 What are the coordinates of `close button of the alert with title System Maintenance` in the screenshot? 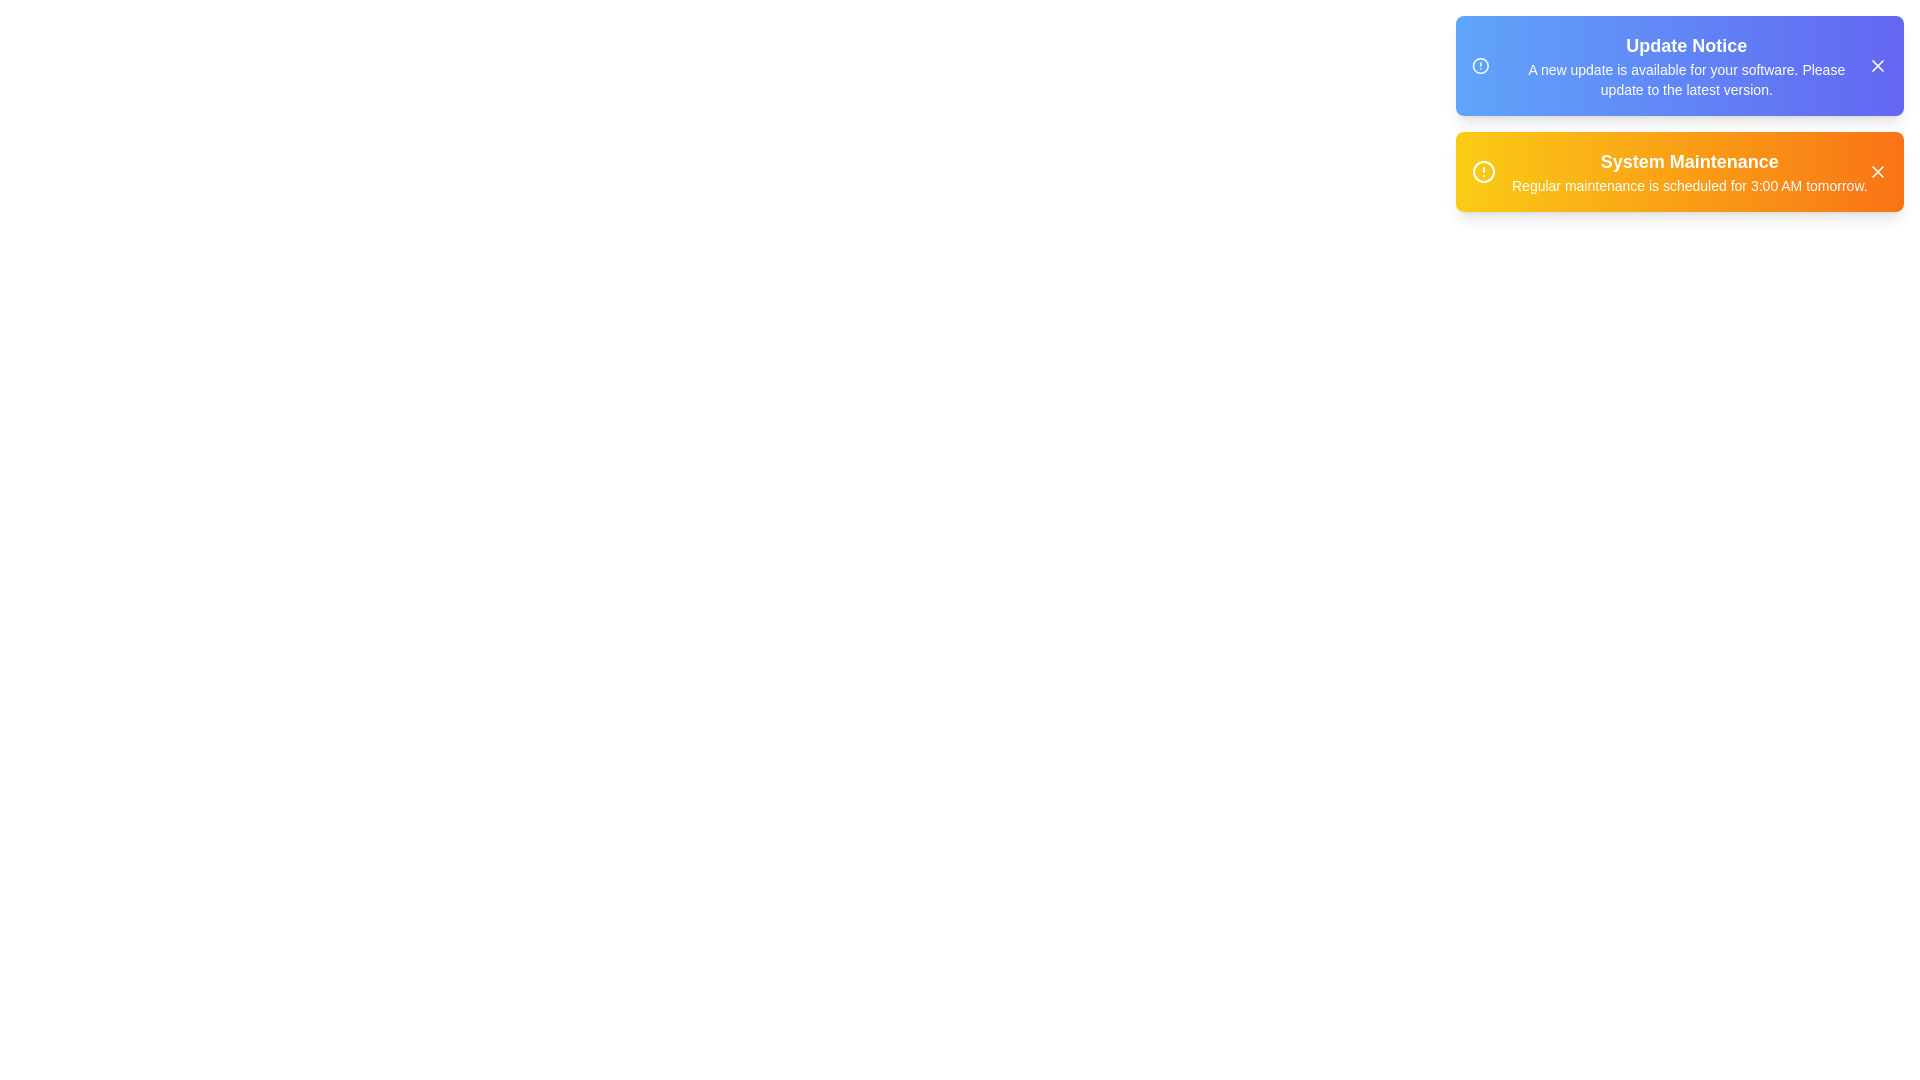 It's located at (1876, 171).